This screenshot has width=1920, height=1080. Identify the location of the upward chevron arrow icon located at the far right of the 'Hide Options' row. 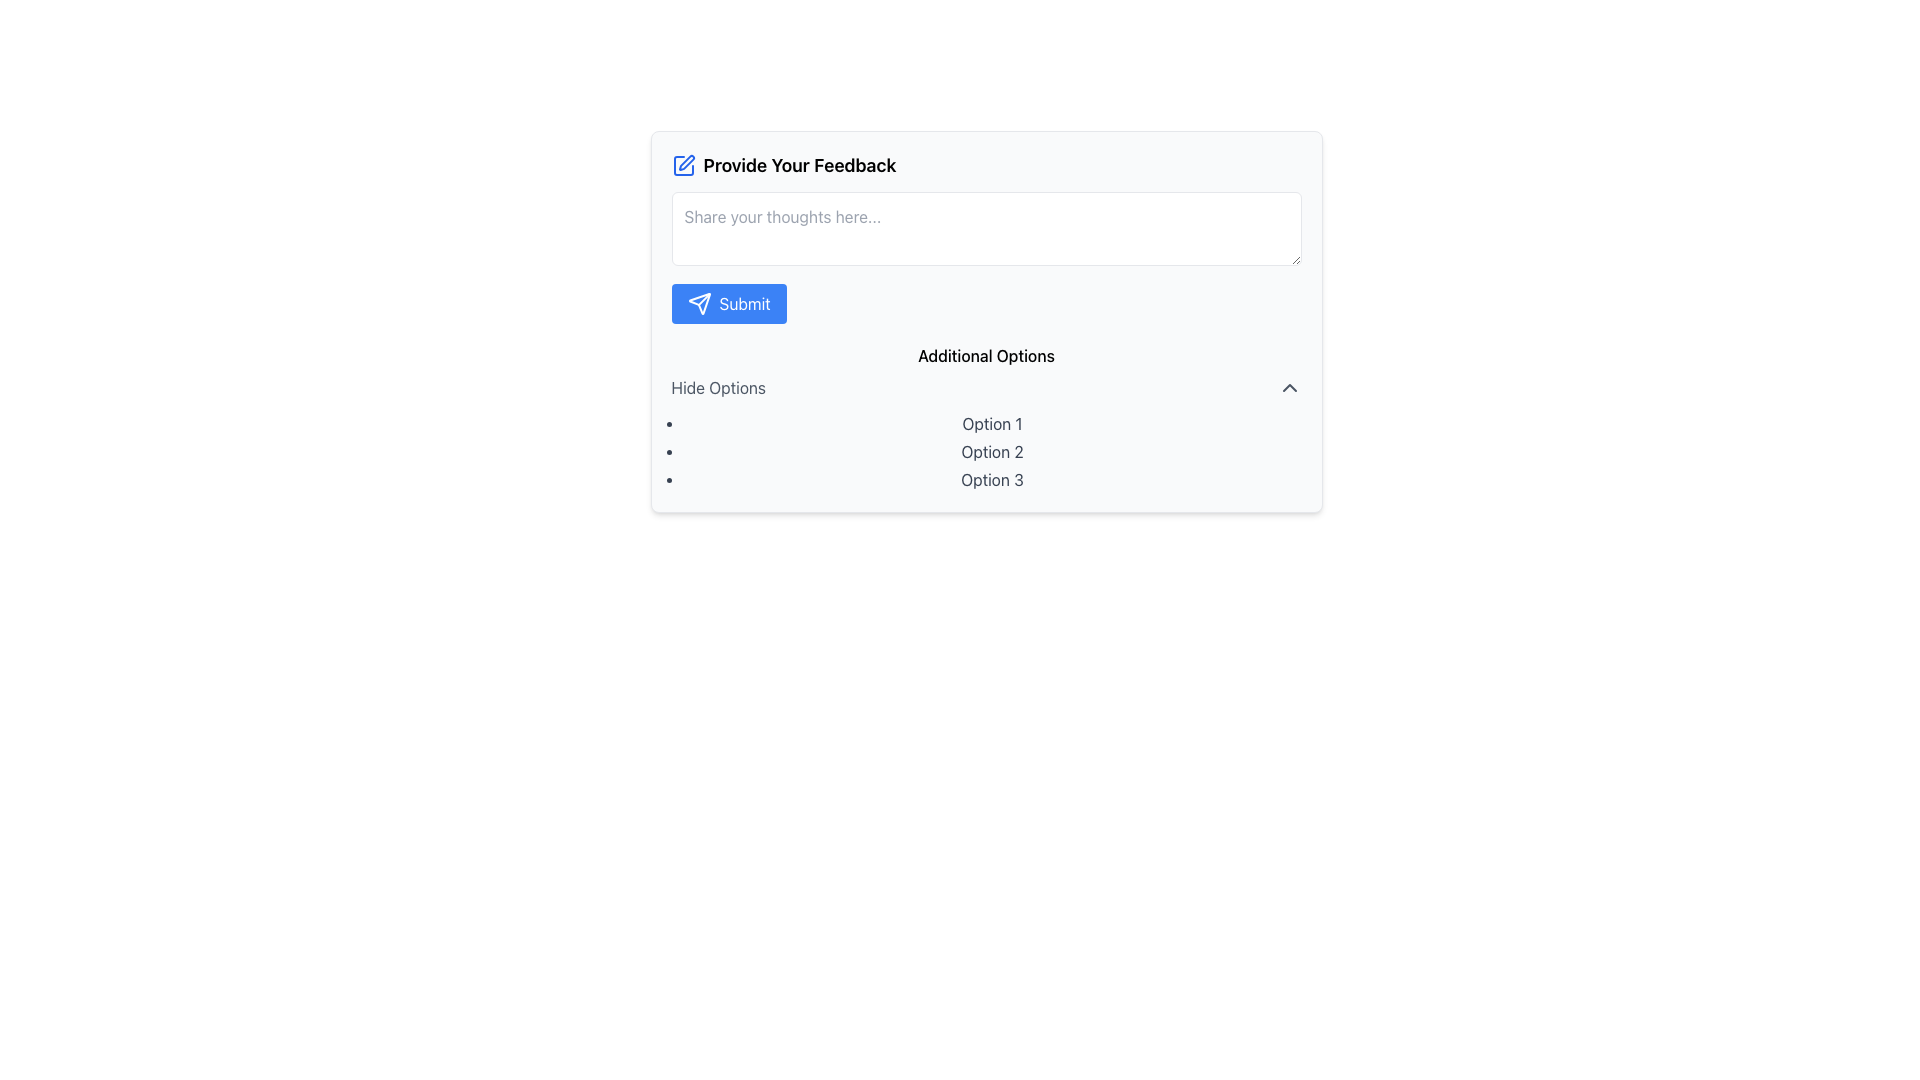
(1289, 388).